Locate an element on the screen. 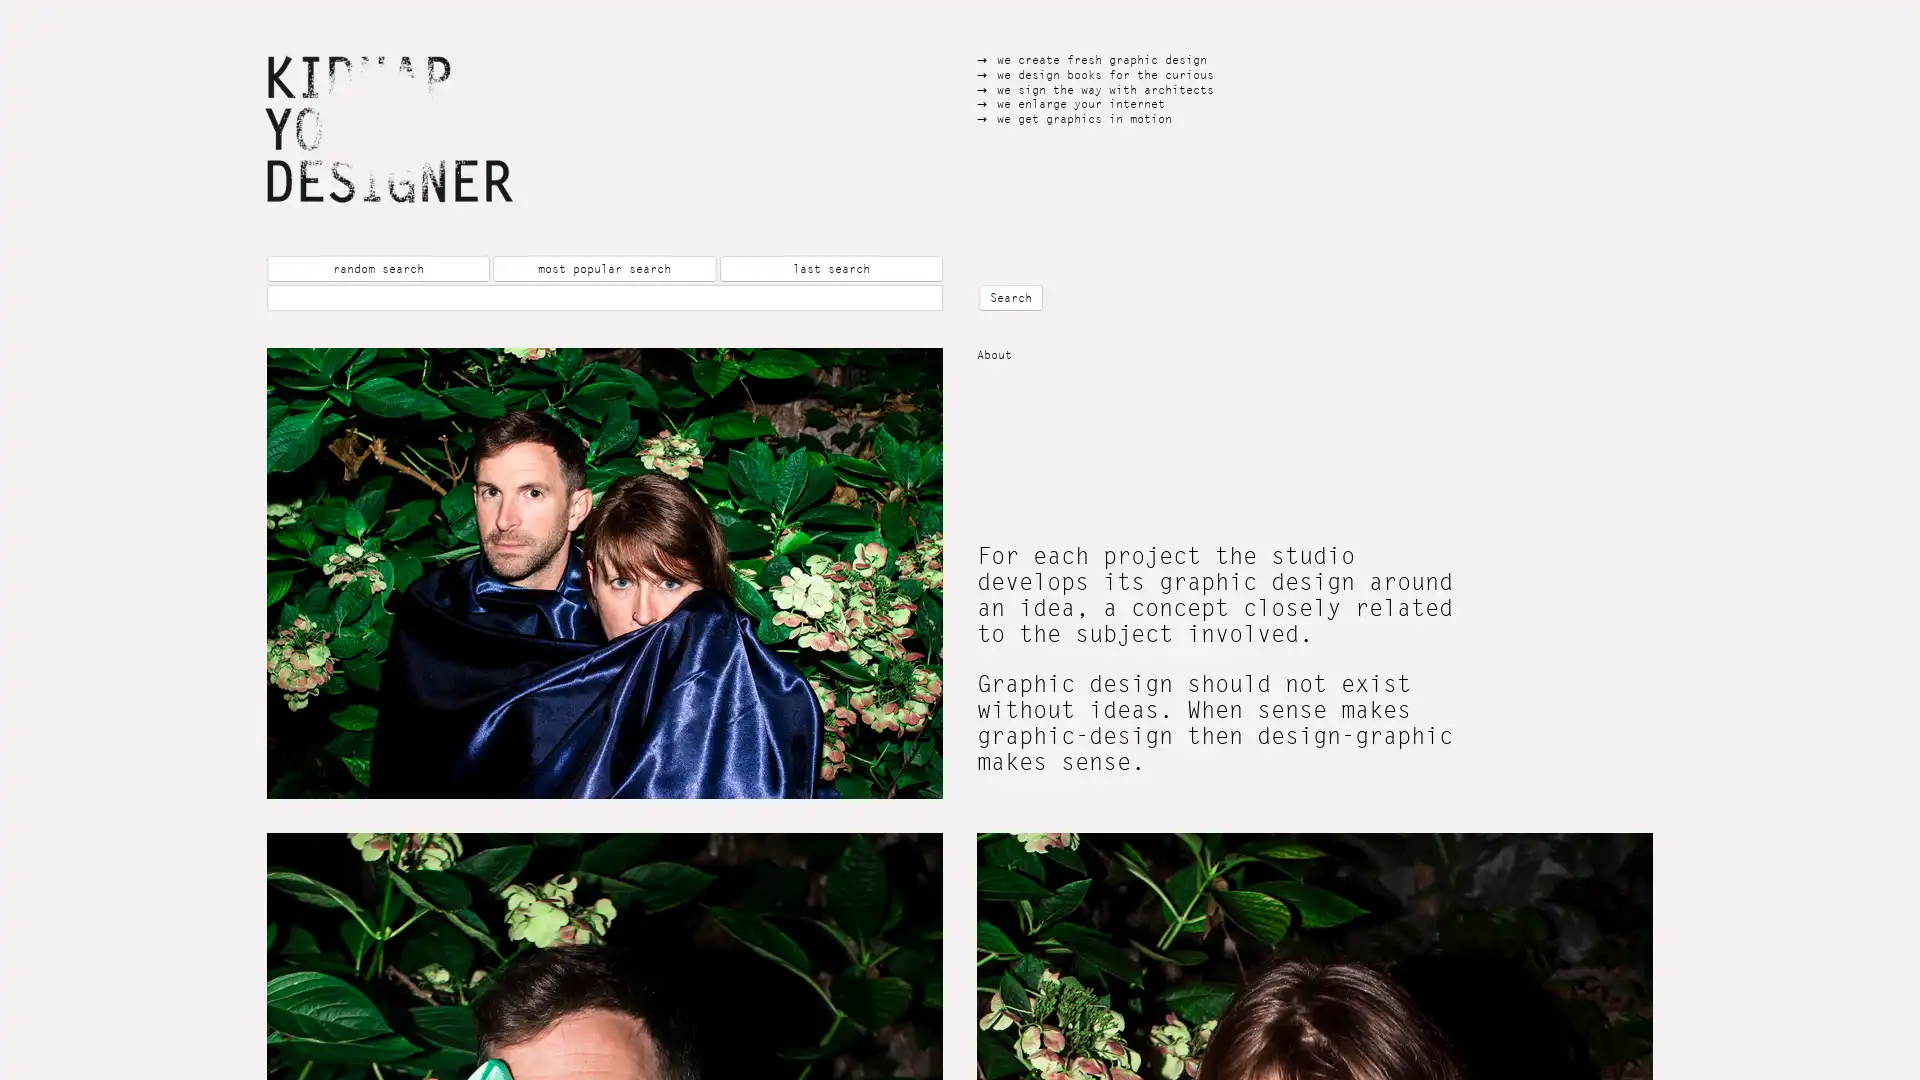 The height and width of the screenshot is (1080, 1920). random search is located at coordinates (378, 268).